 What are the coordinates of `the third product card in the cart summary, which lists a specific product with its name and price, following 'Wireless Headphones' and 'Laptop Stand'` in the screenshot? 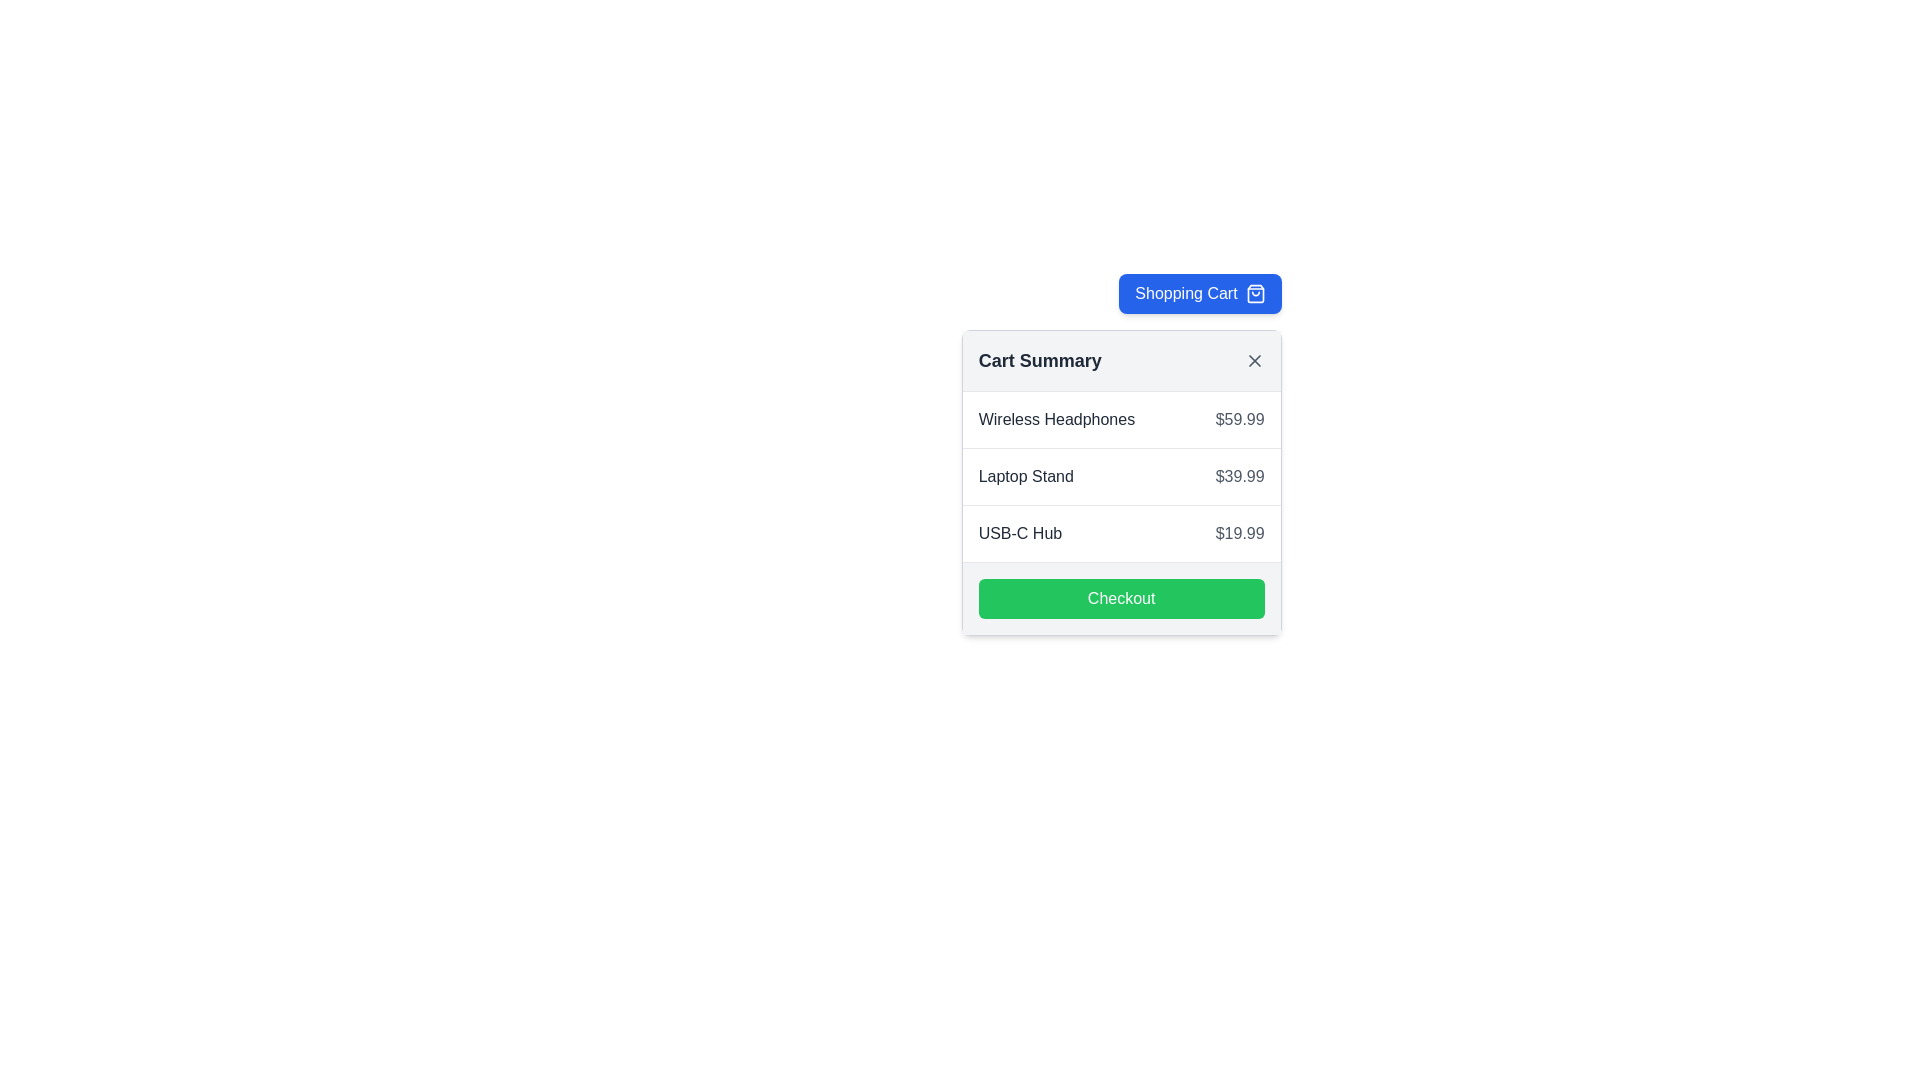 It's located at (1121, 532).